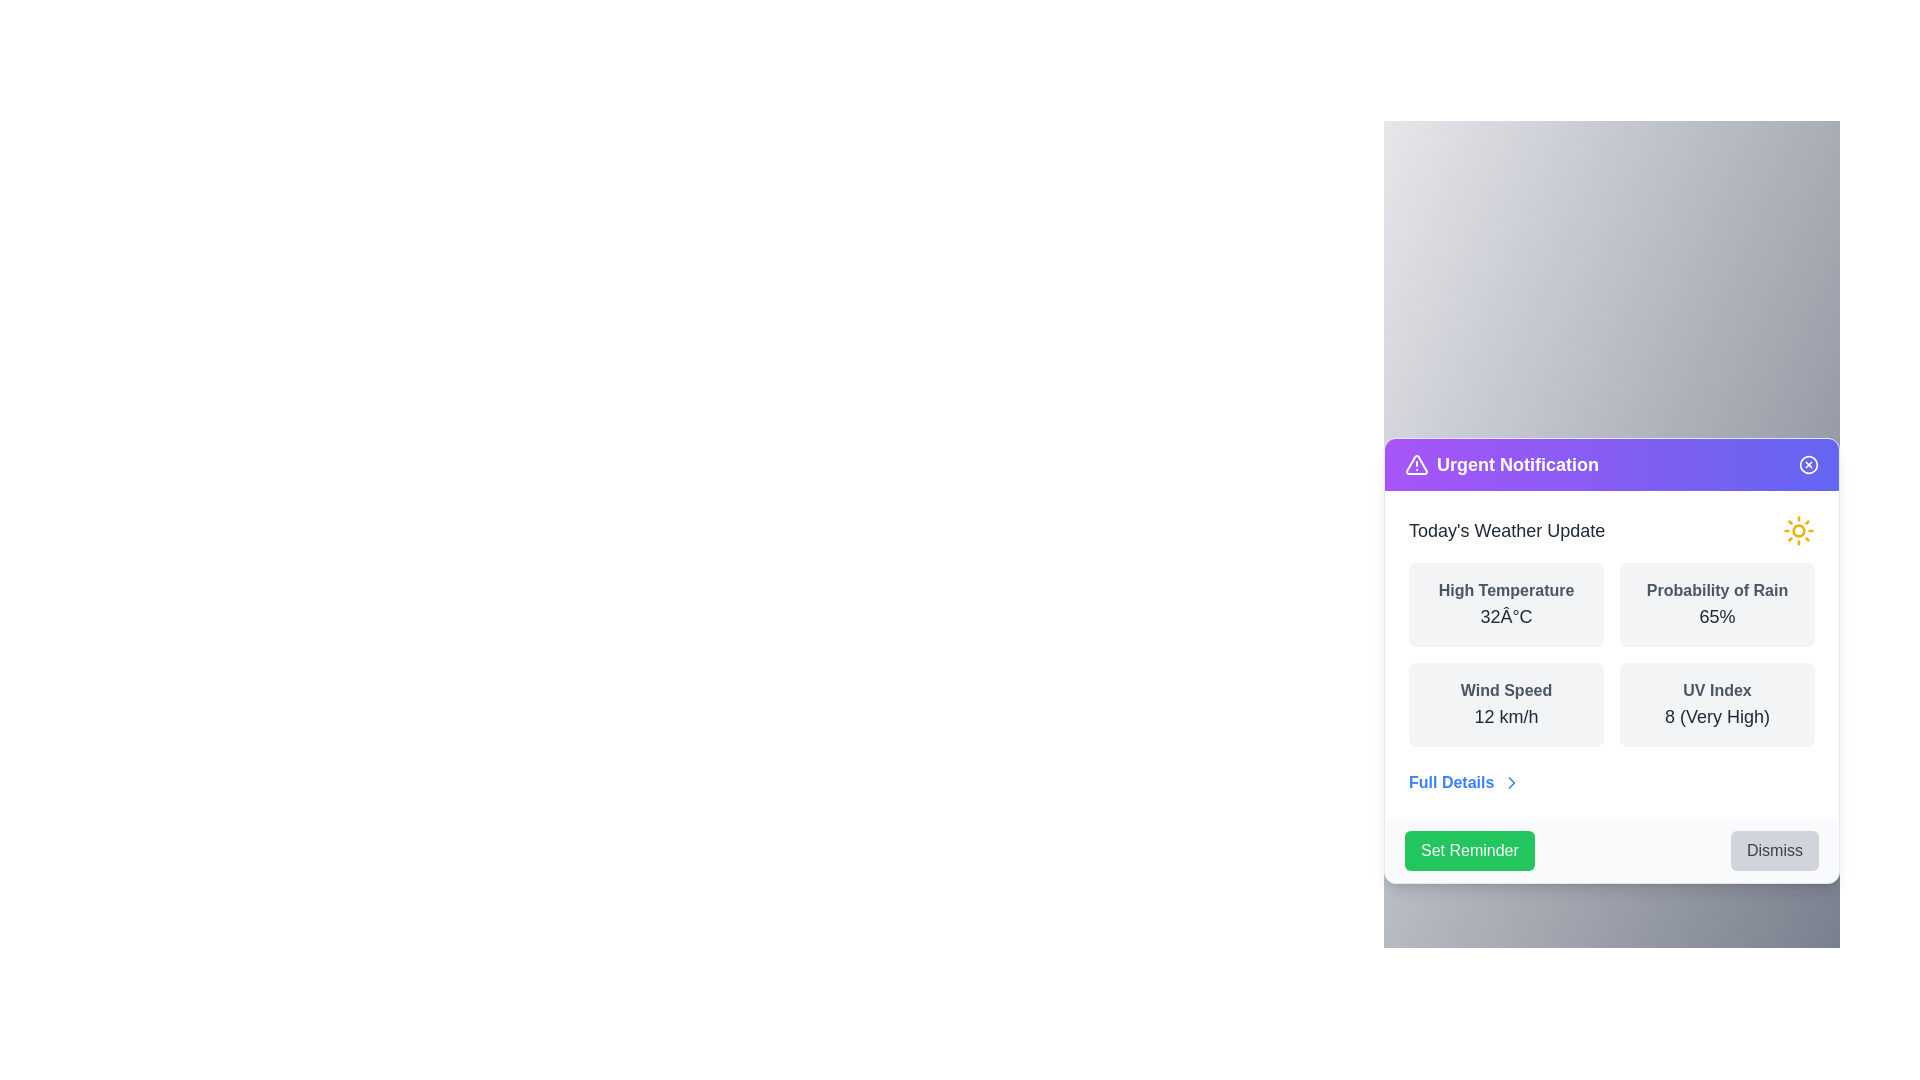 This screenshot has width=1920, height=1080. Describe the element at coordinates (1775, 851) in the screenshot. I see `the dismiss button located at the bottom-right of the notification card` at that location.